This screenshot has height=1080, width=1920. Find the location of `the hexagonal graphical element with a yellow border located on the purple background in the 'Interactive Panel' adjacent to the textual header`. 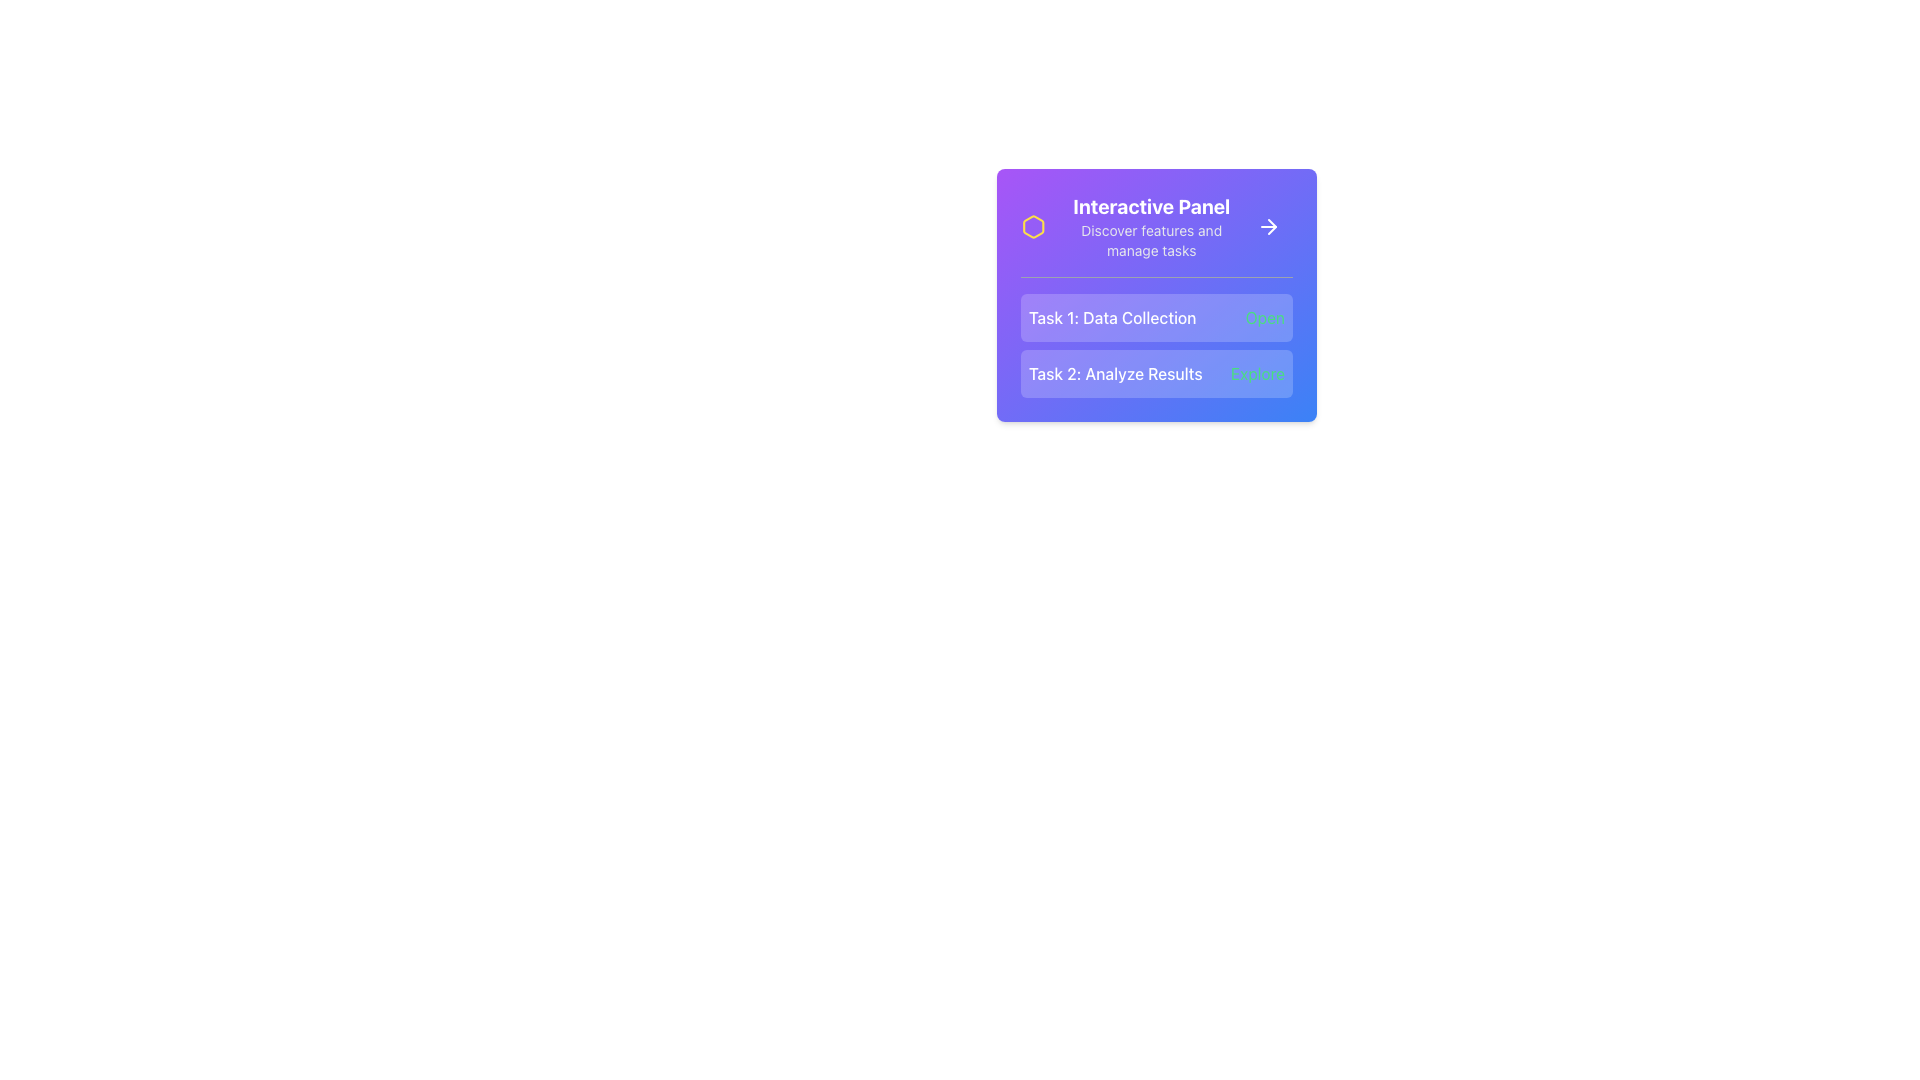

the hexagonal graphical element with a yellow border located on the purple background in the 'Interactive Panel' adjacent to the textual header is located at coordinates (1033, 226).